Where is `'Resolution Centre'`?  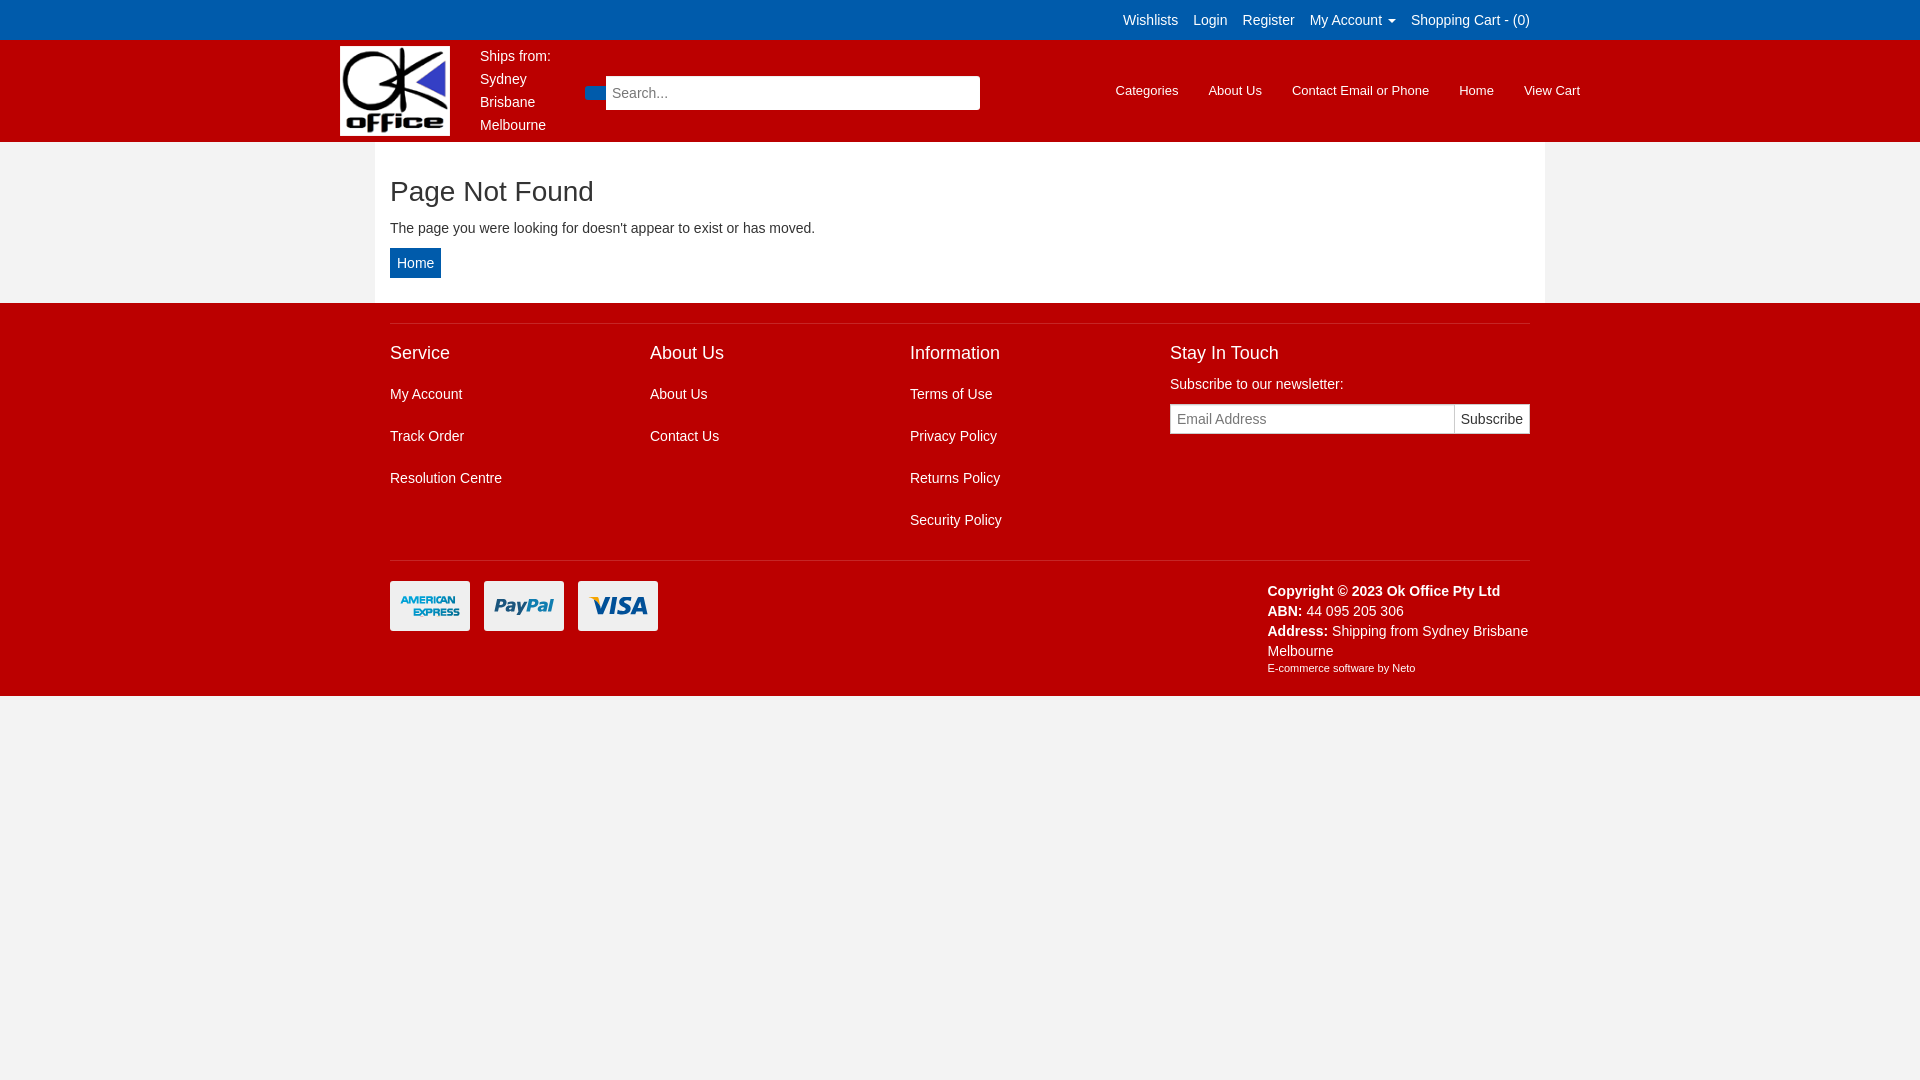
'Resolution Centre' is located at coordinates (374, 478).